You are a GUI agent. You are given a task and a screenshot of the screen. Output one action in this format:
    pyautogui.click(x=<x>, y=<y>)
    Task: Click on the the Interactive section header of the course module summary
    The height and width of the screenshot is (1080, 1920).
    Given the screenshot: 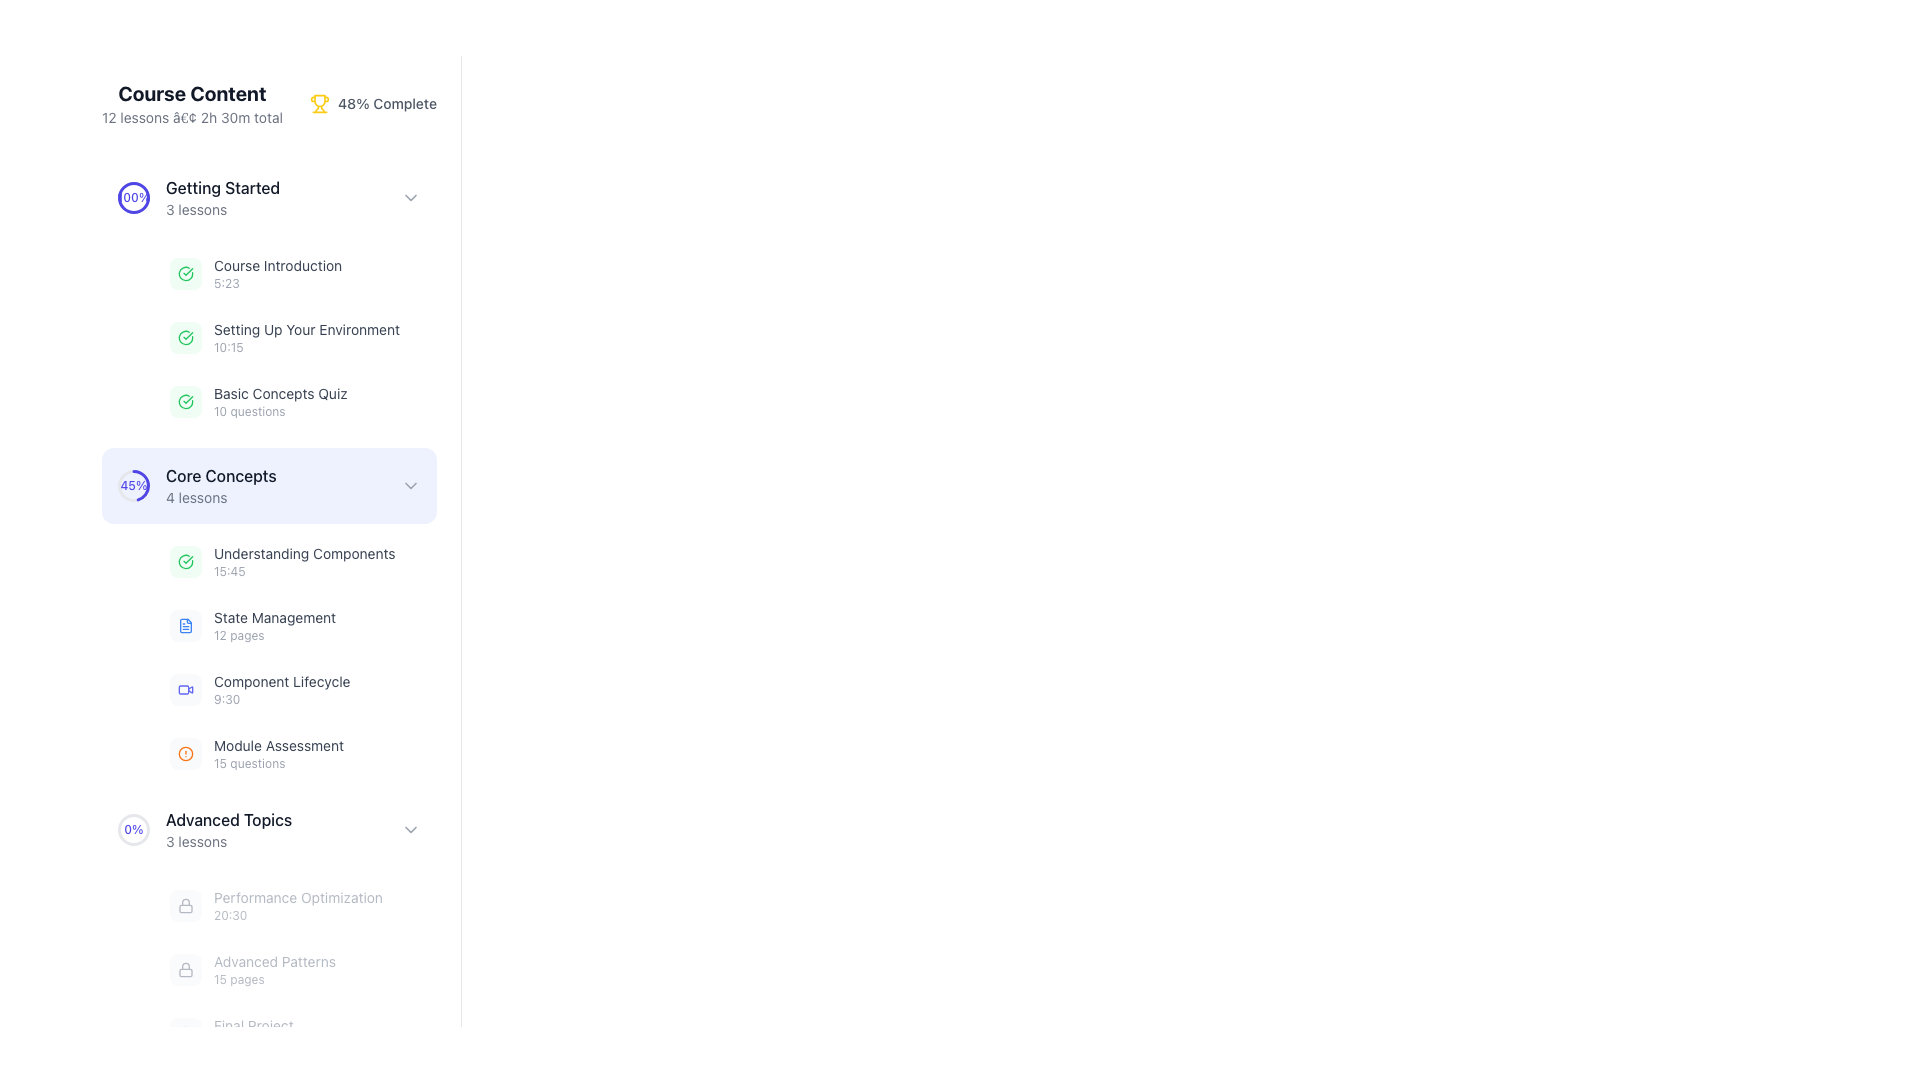 What is the action you would take?
    pyautogui.click(x=268, y=197)
    